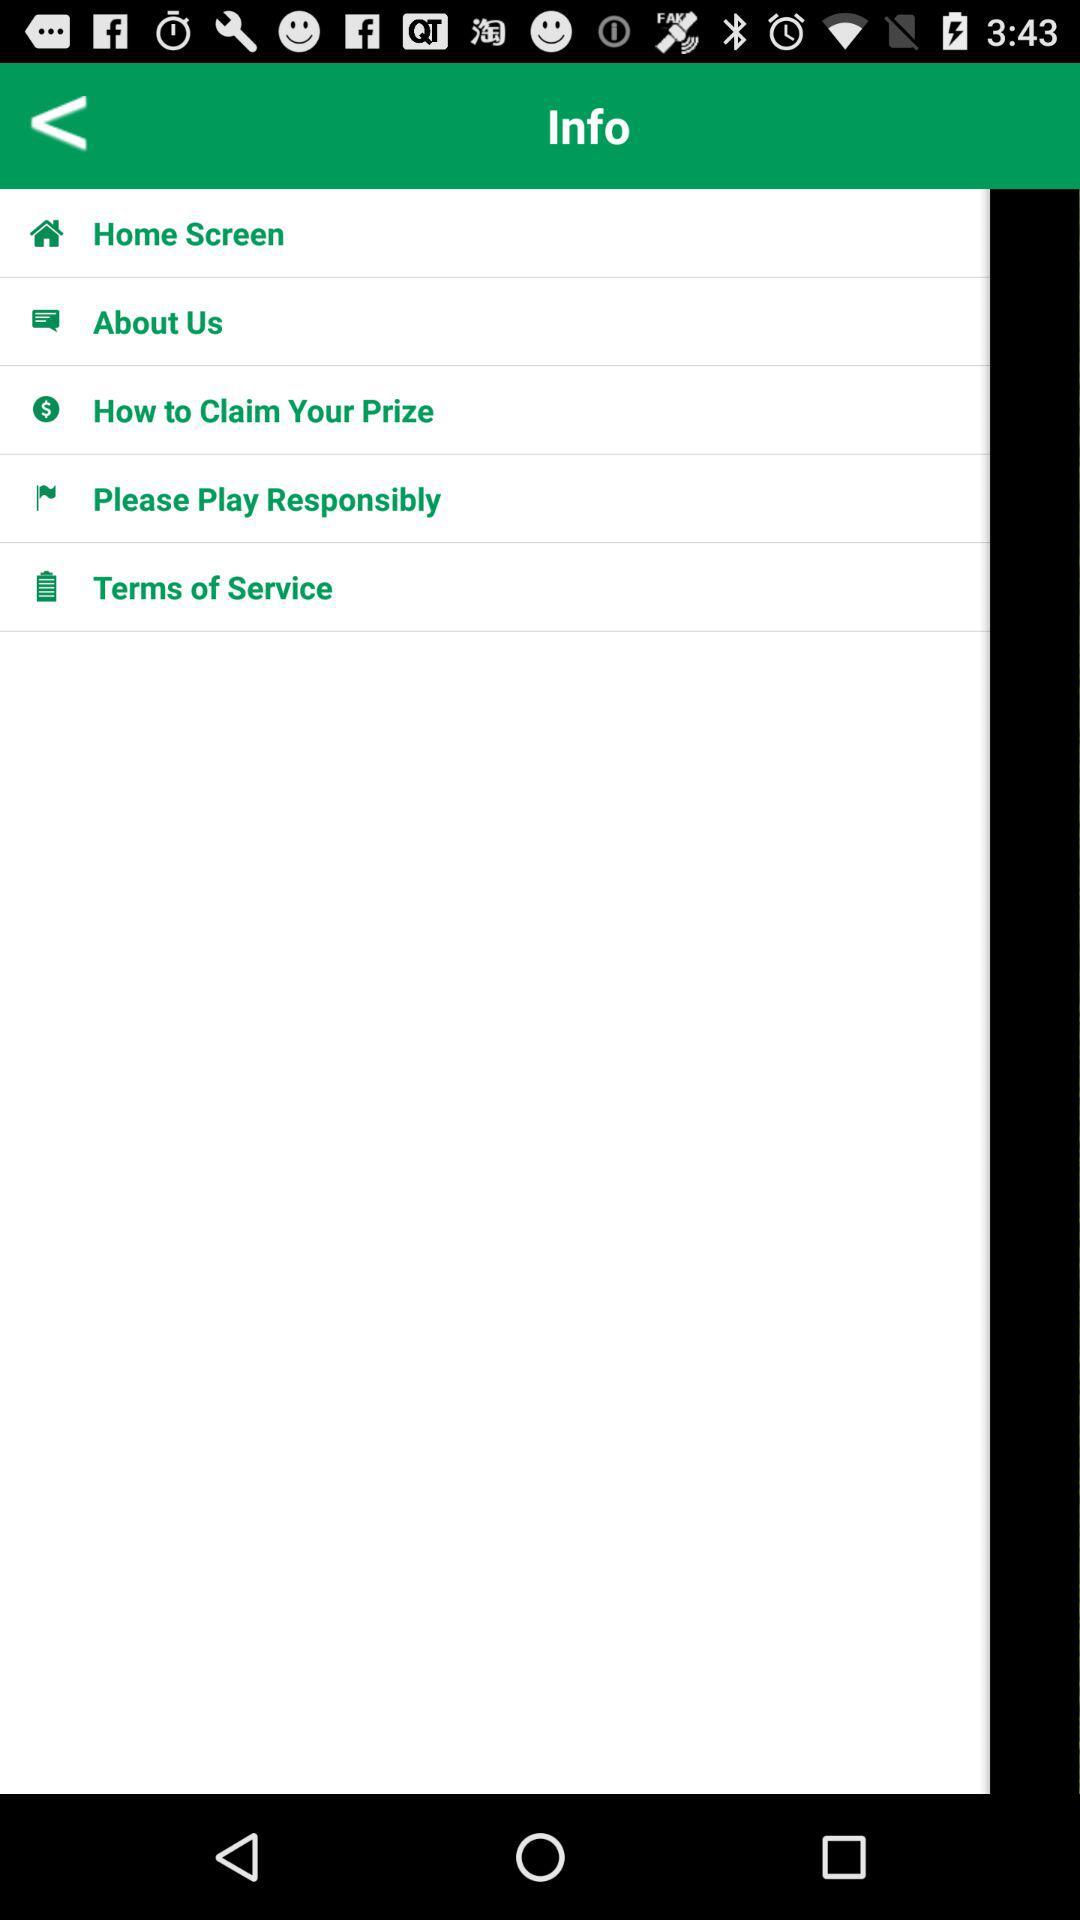 The width and height of the screenshot is (1080, 1920). I want to click on info icon, so click(588, 124).